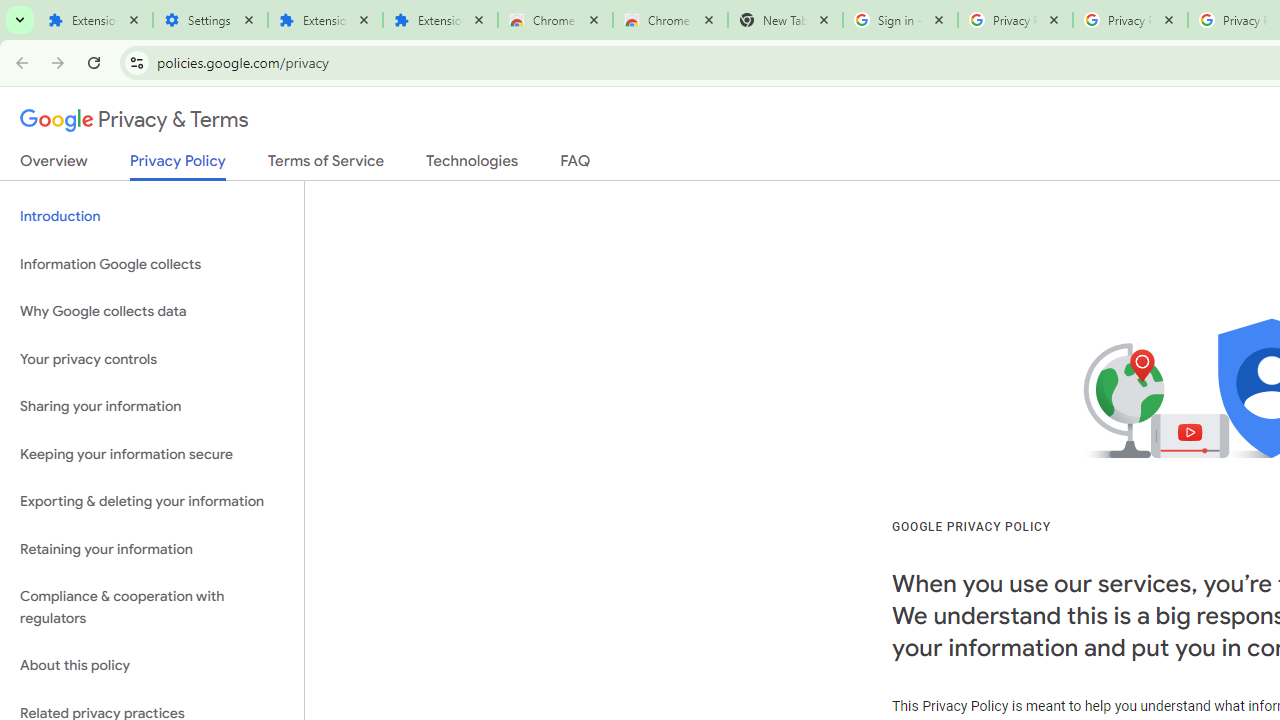 This screenshot has width=1280, height=720. I want to click on 'New Tab', so click(784, 20).